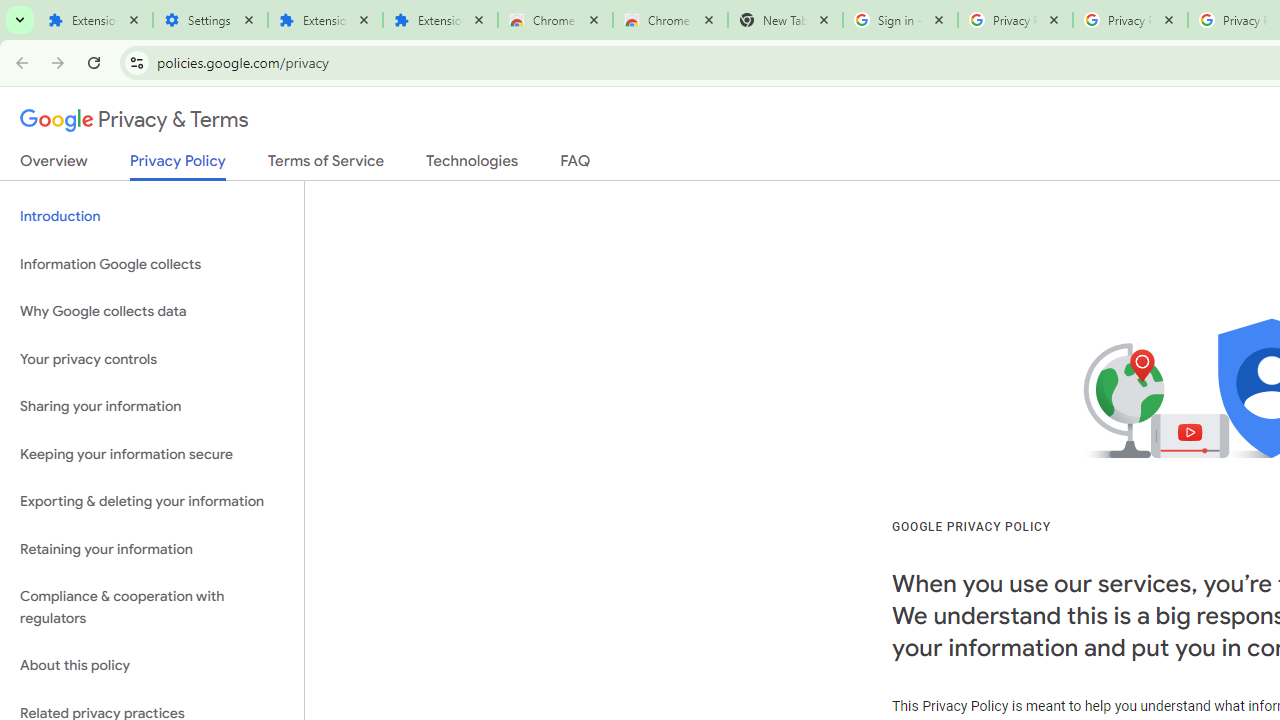 This screenshot has width=1280, height=720. I want to click on 'New Tab', so click(784, 20).